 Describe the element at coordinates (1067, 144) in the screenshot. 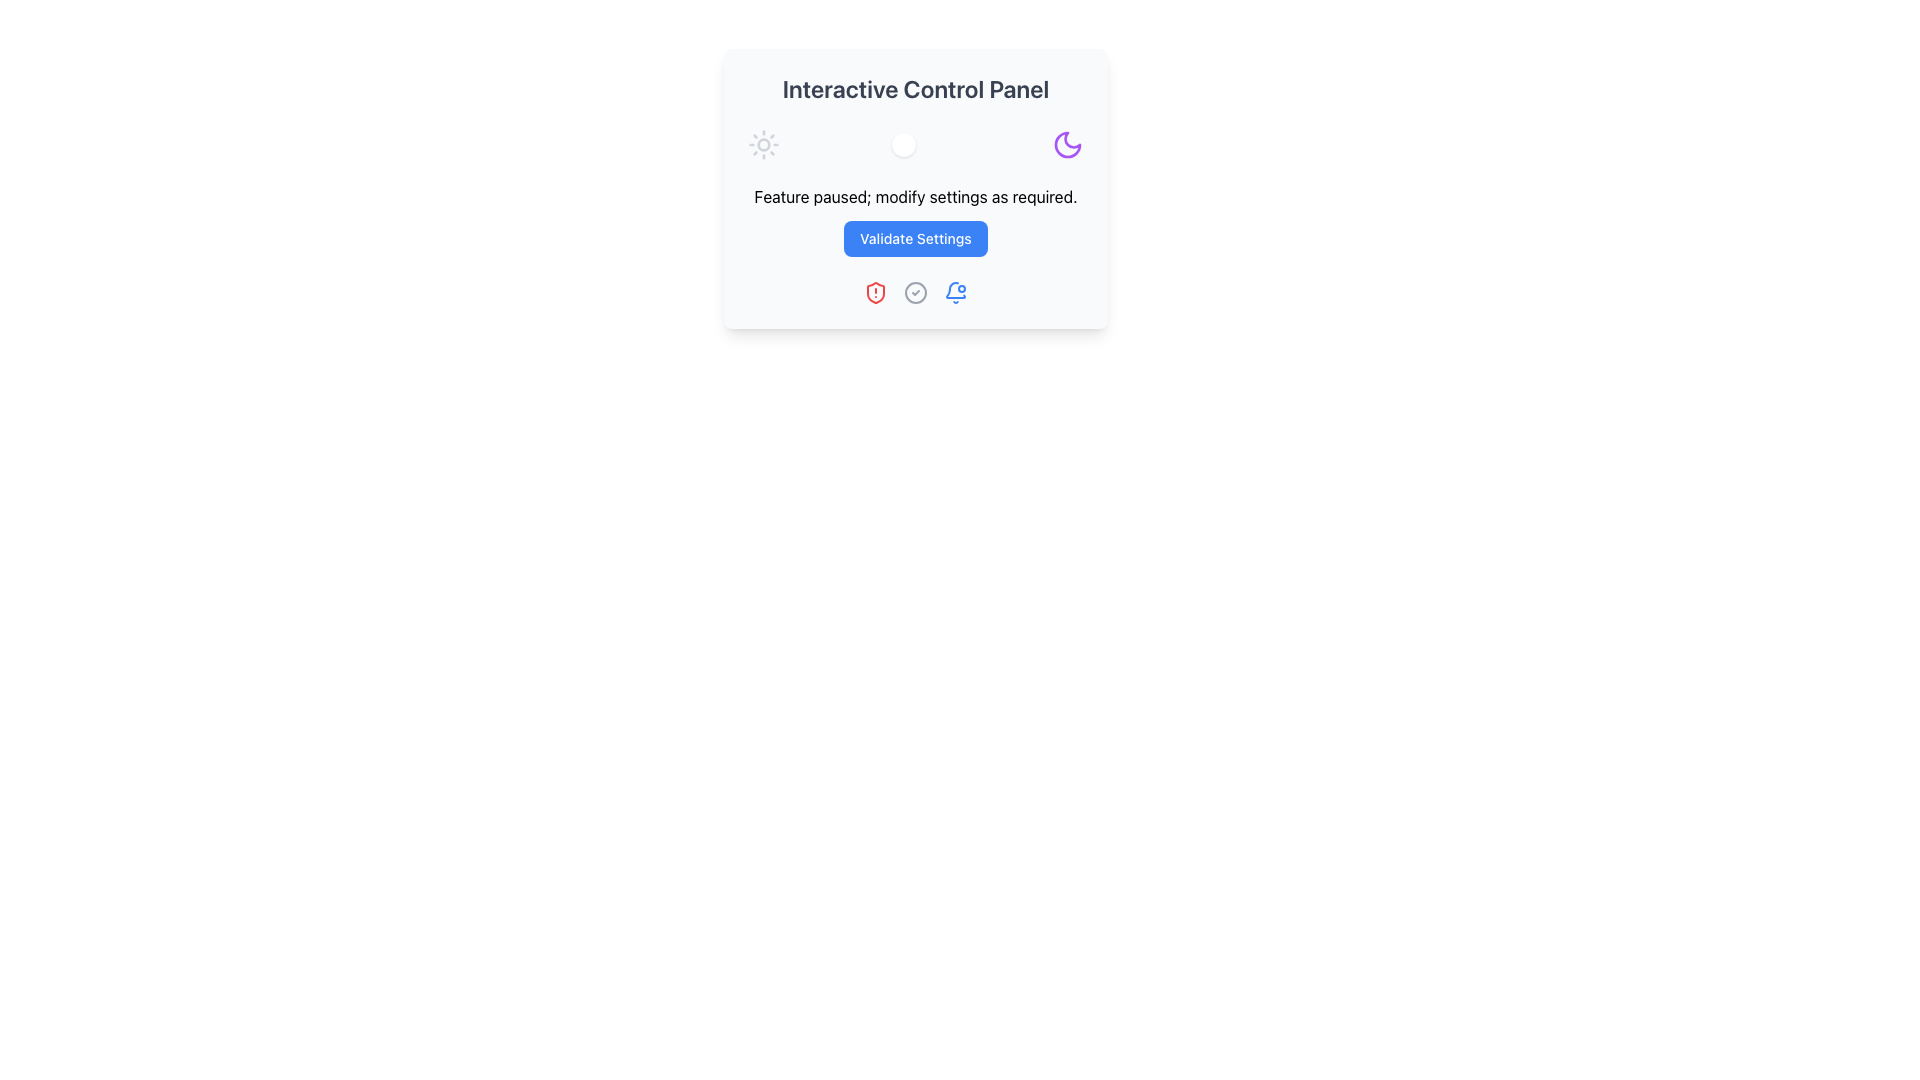

I see `the purple crescent moon icon located at the top-right corner of the 'Interactive Control Panel' card` at that location.